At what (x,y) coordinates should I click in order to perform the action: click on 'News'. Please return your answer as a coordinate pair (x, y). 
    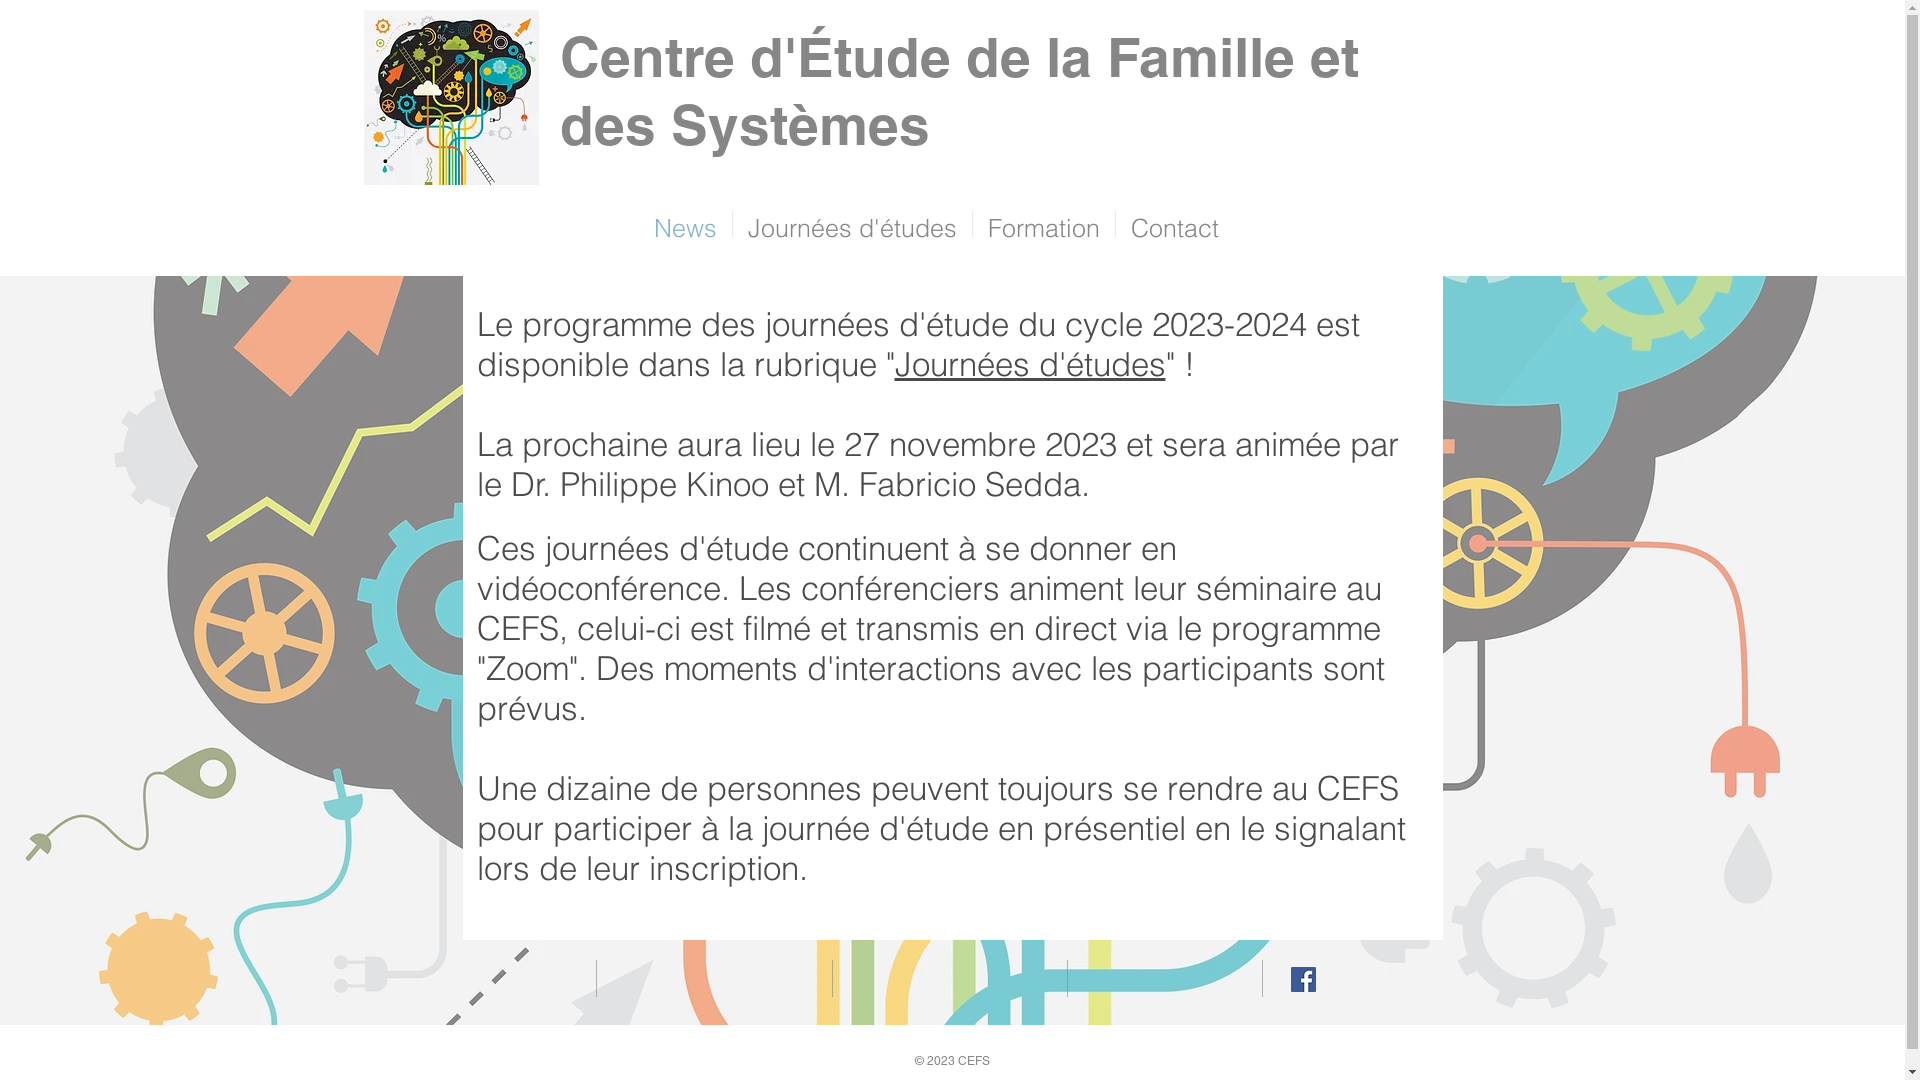
    Looking at the image, I should click on (637, 223).